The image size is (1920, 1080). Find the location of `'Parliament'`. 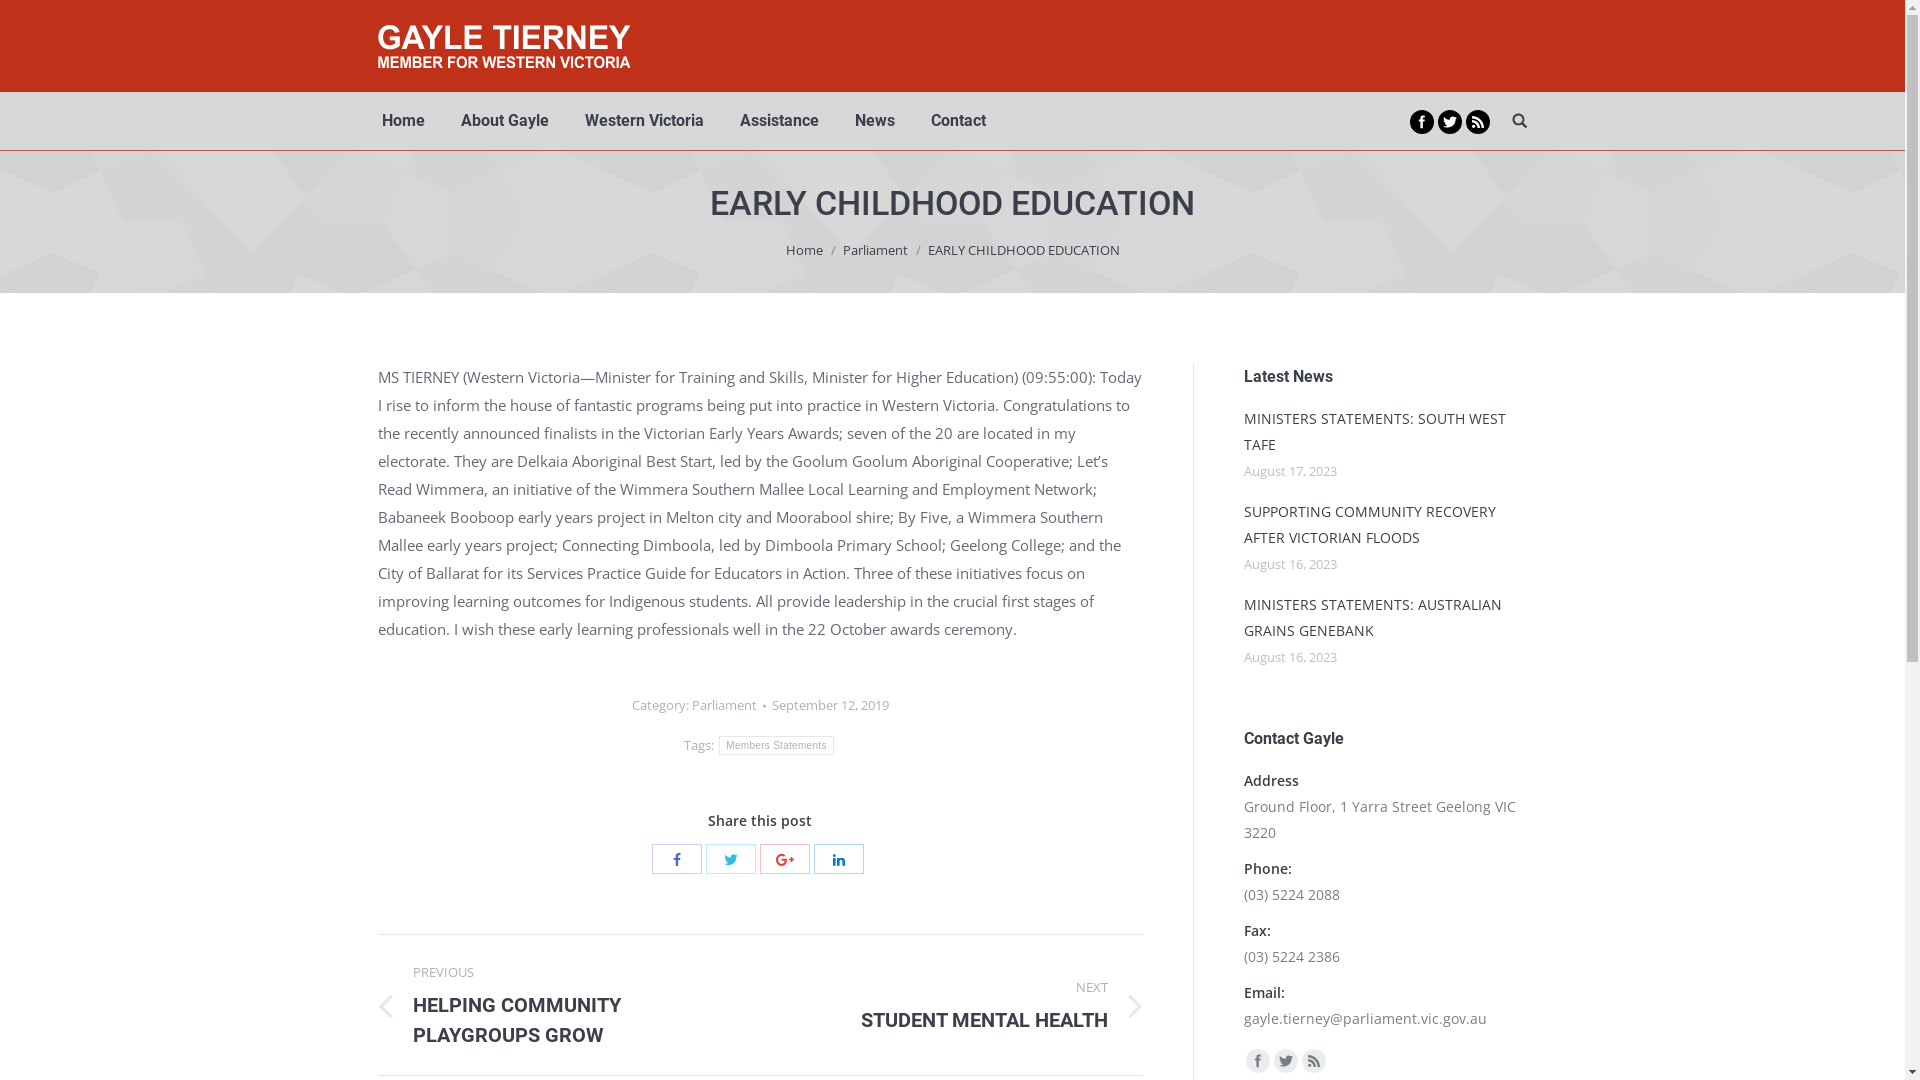

'Parliament' is located at coordinates (691, 704).